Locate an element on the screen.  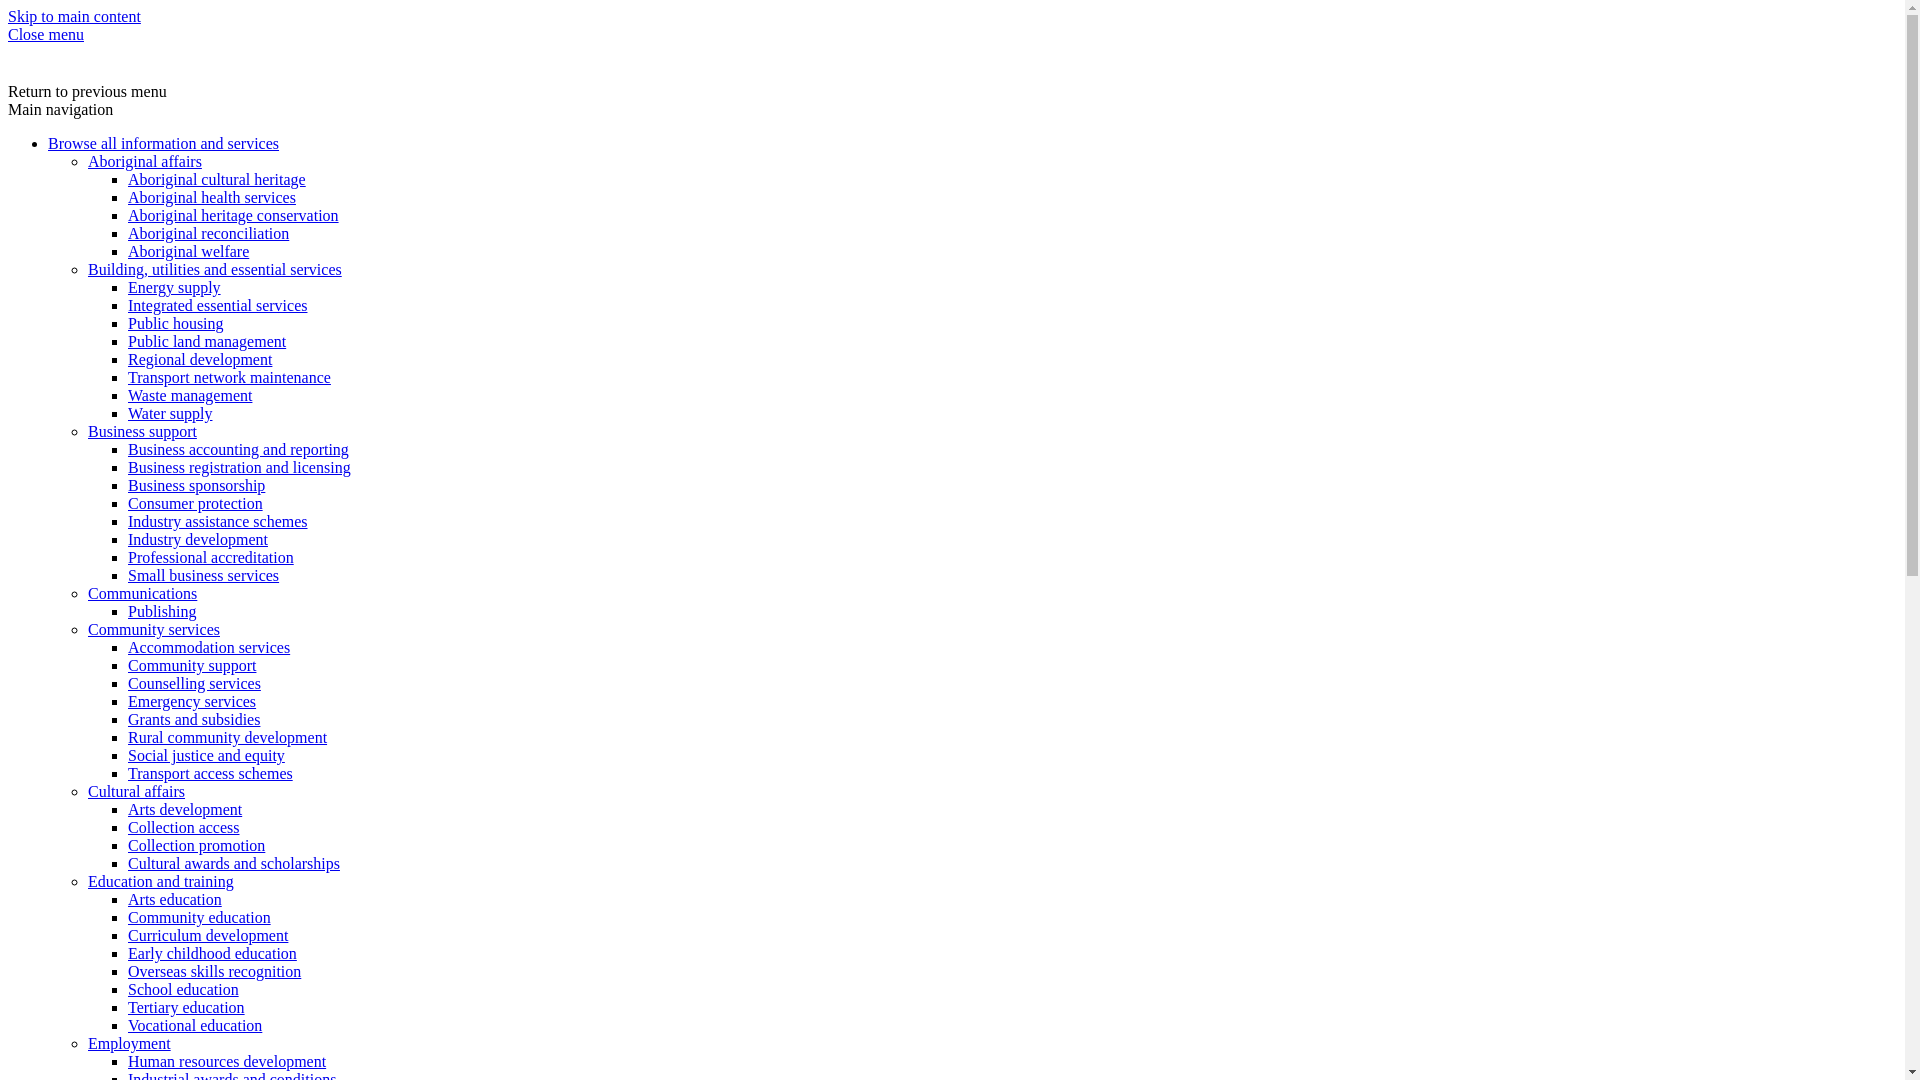
'Industry assistance schemes' is located at coordinates (127, 520).